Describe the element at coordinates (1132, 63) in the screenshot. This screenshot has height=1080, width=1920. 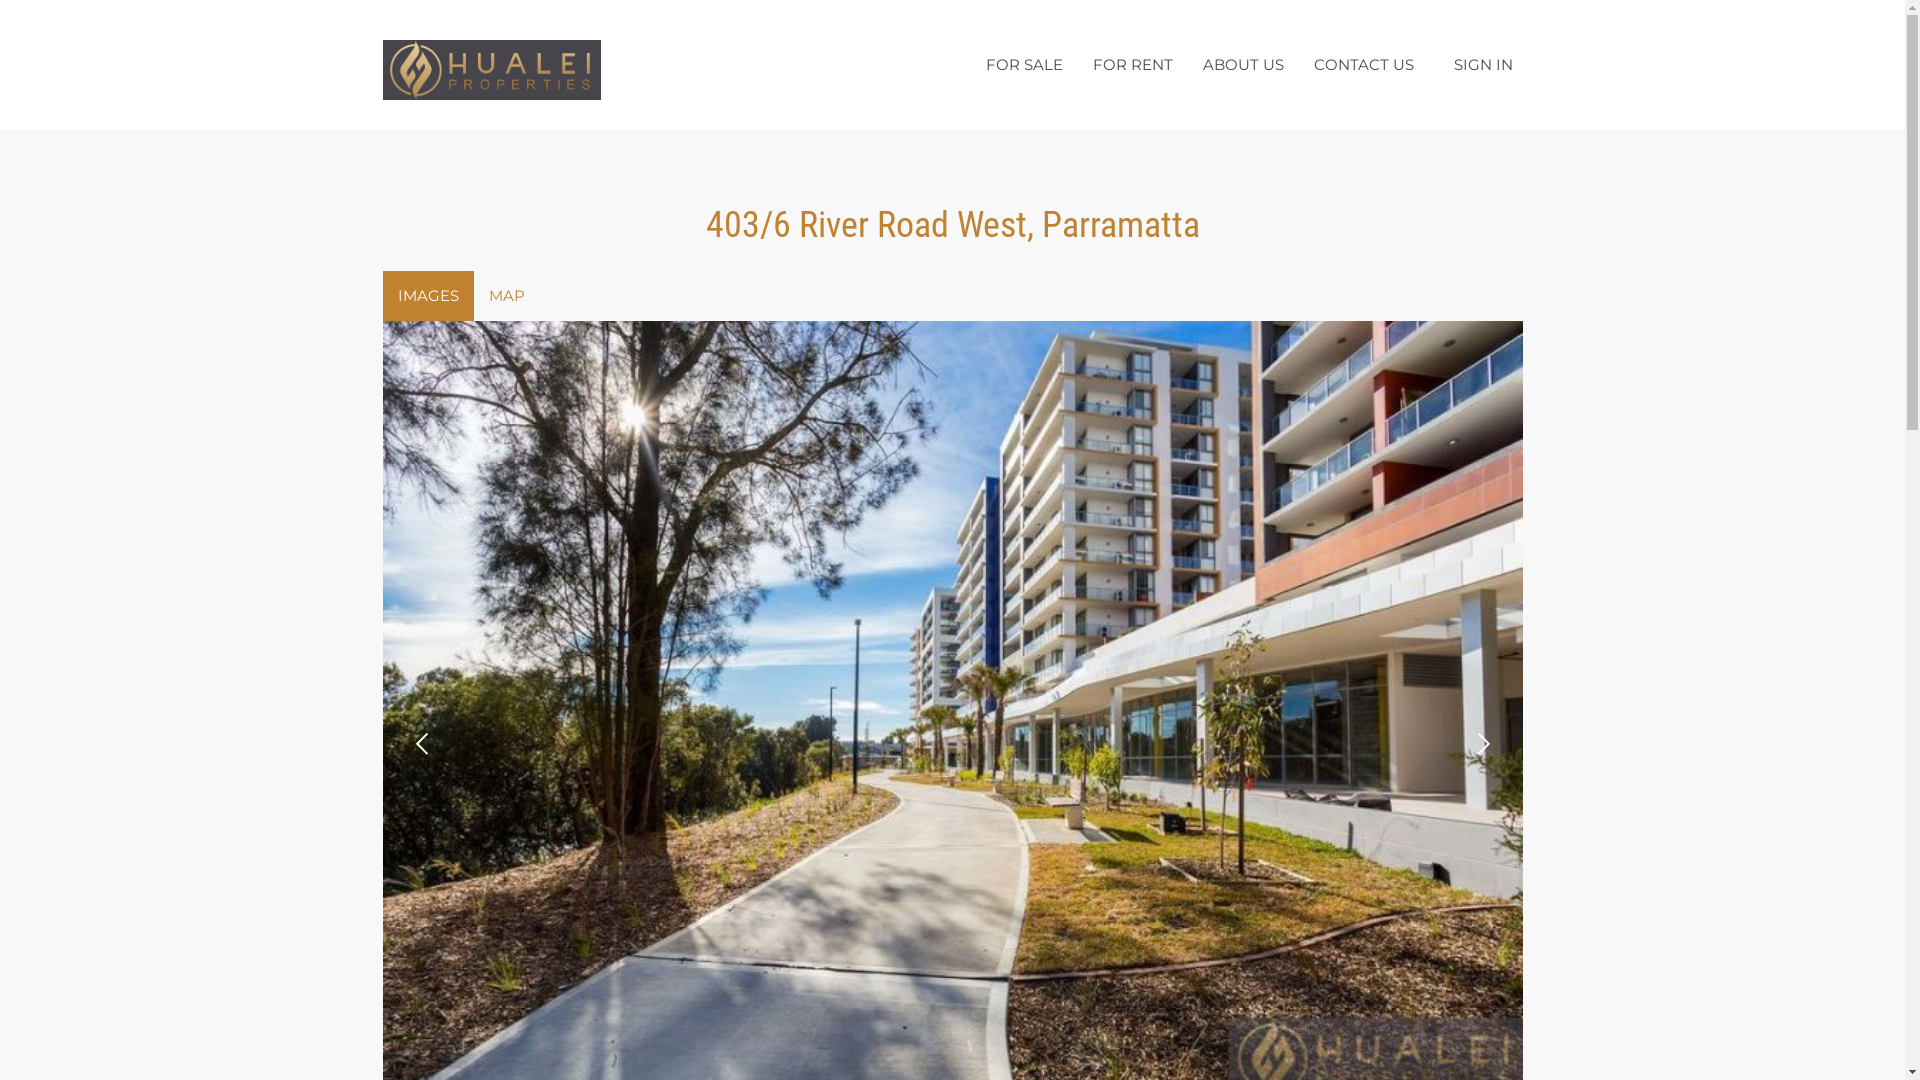
I see `'FOR RENT'` at that location.